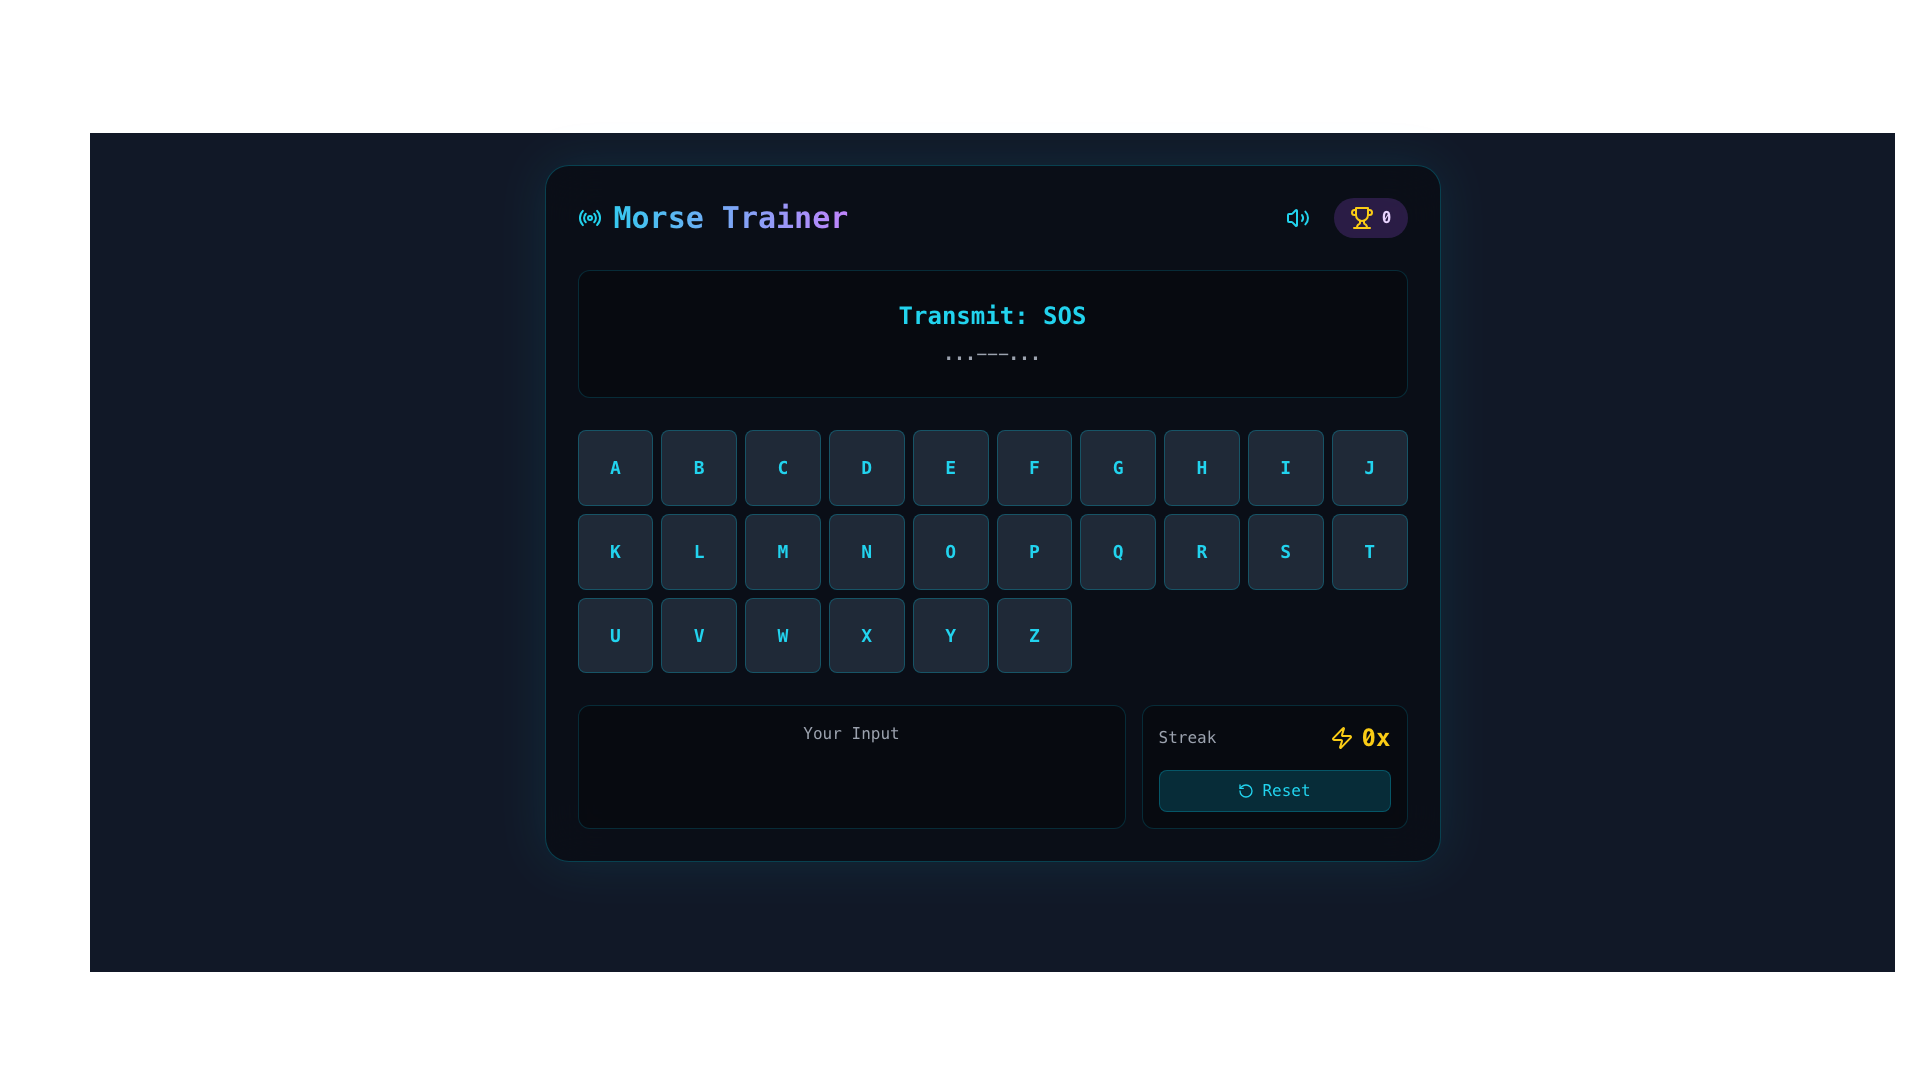 The height and width of the screenshot is (1080, 1920). I want to click on the first cyan arc of the SVG illustration in the circular arrangement located near the 'Morse Trainer' title, so click(579, 218).